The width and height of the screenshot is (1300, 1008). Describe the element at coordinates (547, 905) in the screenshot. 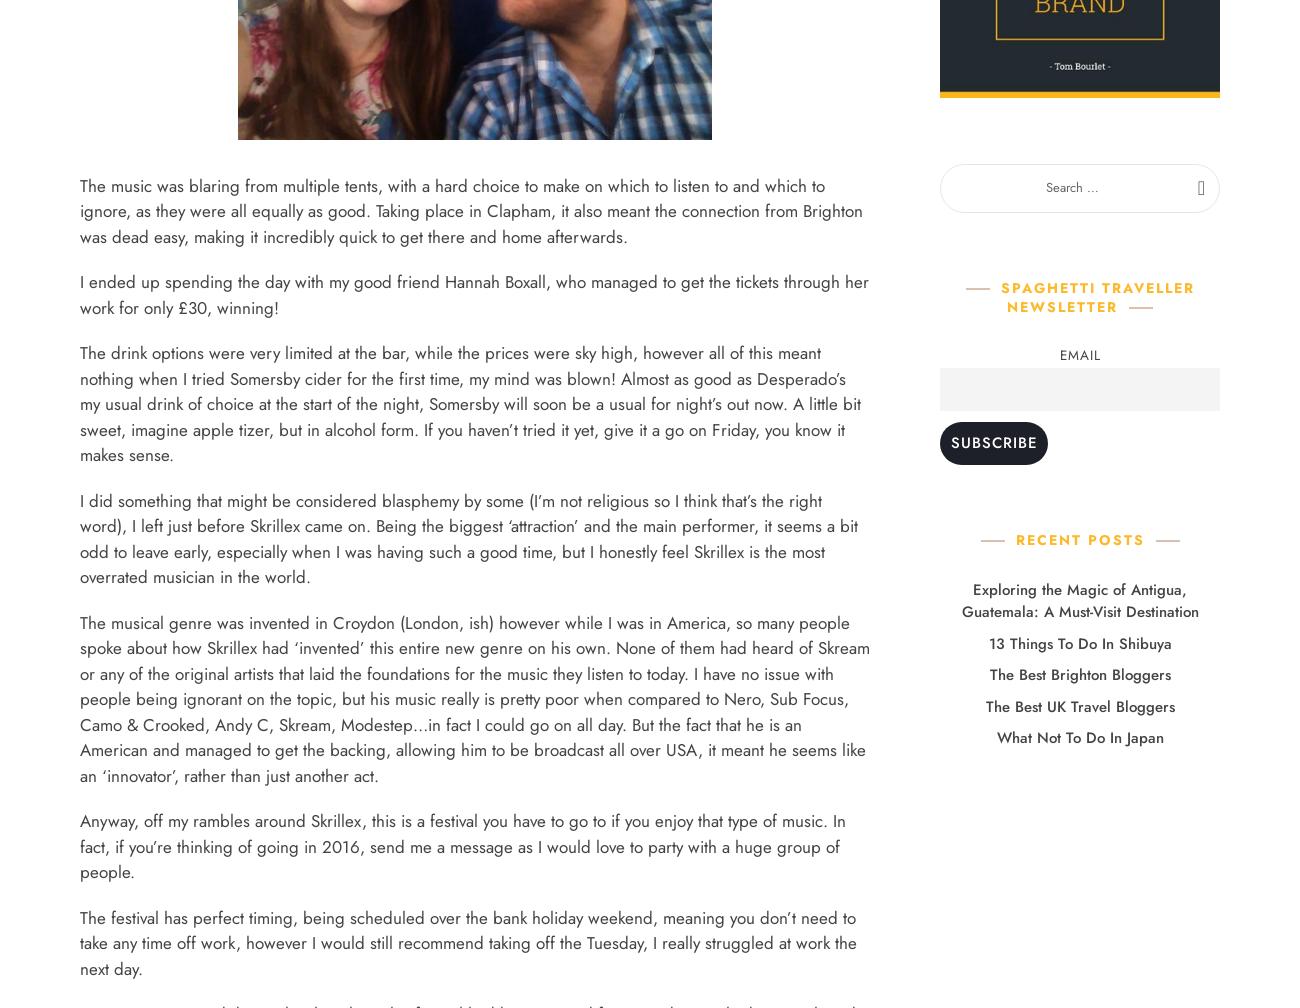

I see `'South Korea'` at that location.